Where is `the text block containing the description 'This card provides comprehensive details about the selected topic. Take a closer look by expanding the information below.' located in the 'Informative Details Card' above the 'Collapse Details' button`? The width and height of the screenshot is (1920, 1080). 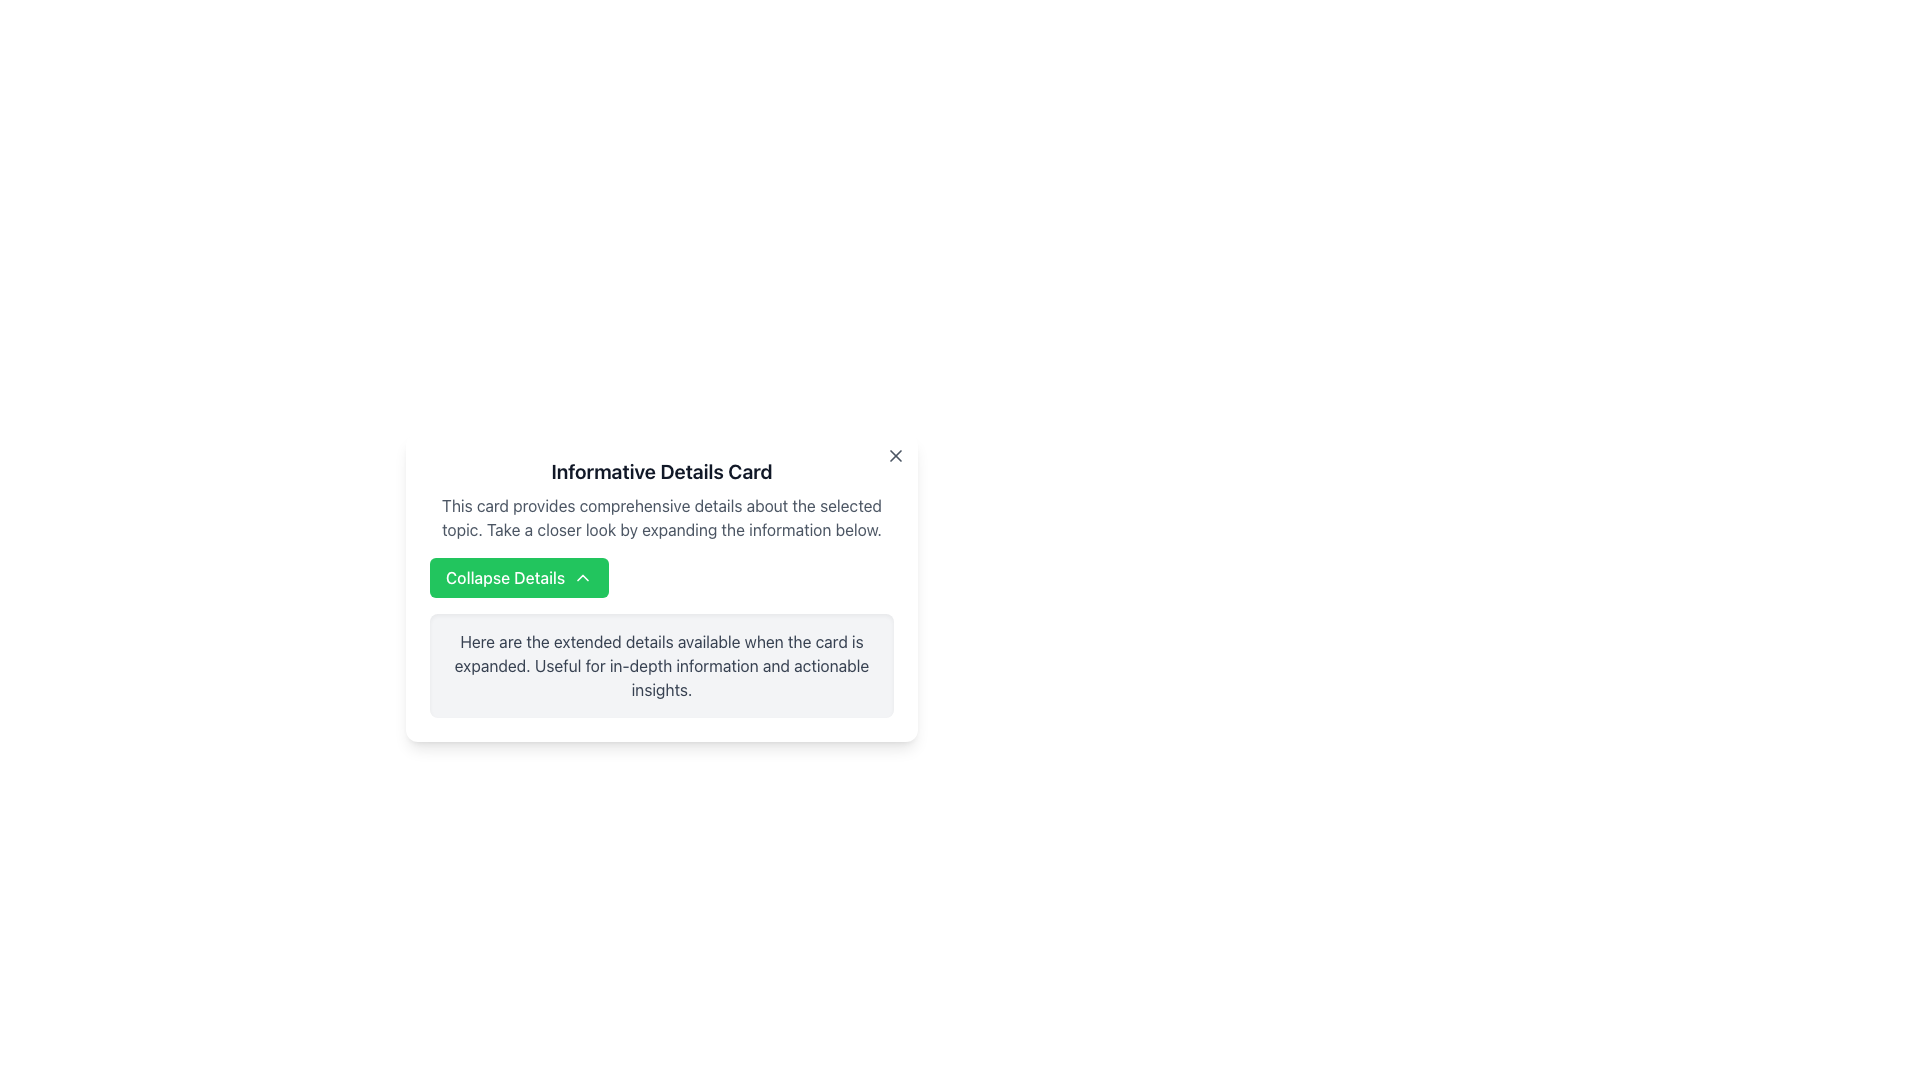
the text block containing the description 'This card provides comprehensive details about the selected topic. Take a closer look by expanding the information below.' located in the 'Informative Details Card' above the 'Collapse Details' button is located at coordinates (662, 516).